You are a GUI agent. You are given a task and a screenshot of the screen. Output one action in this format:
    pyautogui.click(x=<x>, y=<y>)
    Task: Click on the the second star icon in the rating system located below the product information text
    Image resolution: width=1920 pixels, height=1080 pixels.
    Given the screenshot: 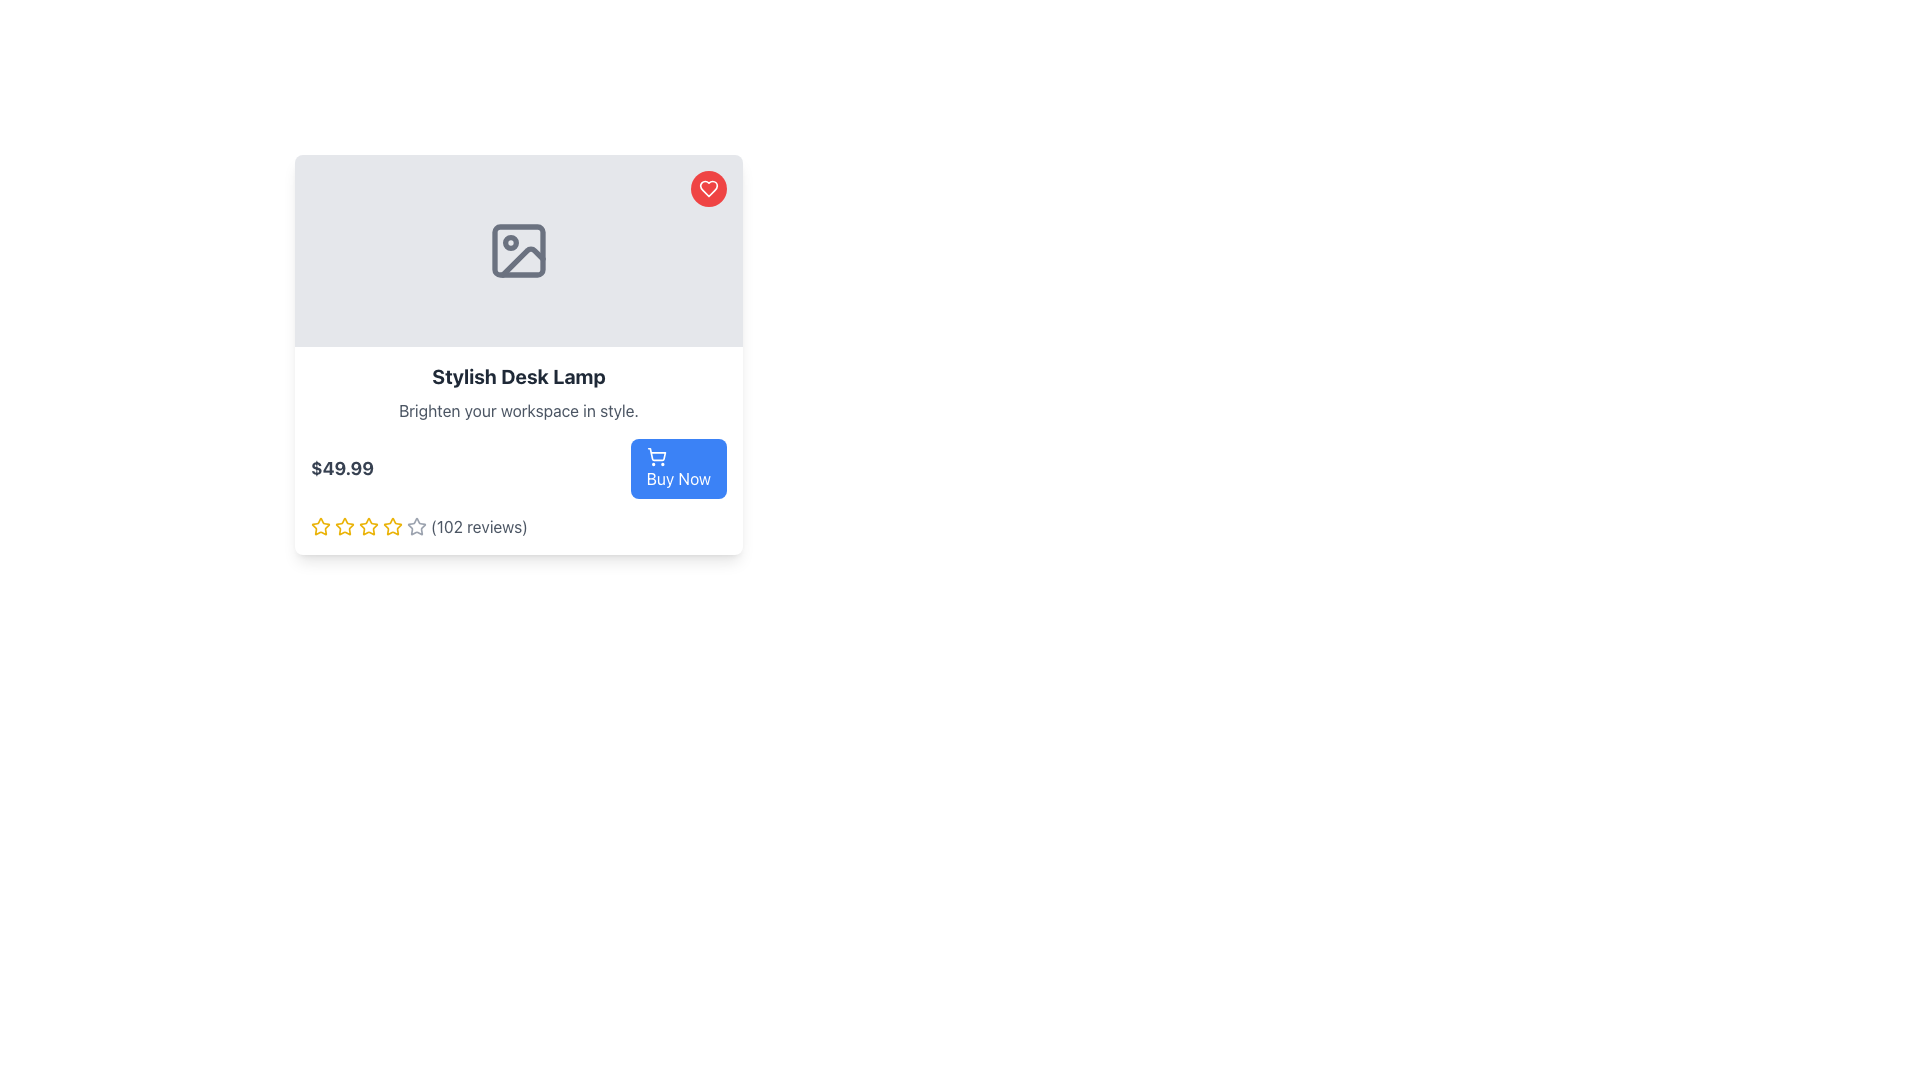 What is the action you would take?
    pyautogui.click(x=369, y=525)
    